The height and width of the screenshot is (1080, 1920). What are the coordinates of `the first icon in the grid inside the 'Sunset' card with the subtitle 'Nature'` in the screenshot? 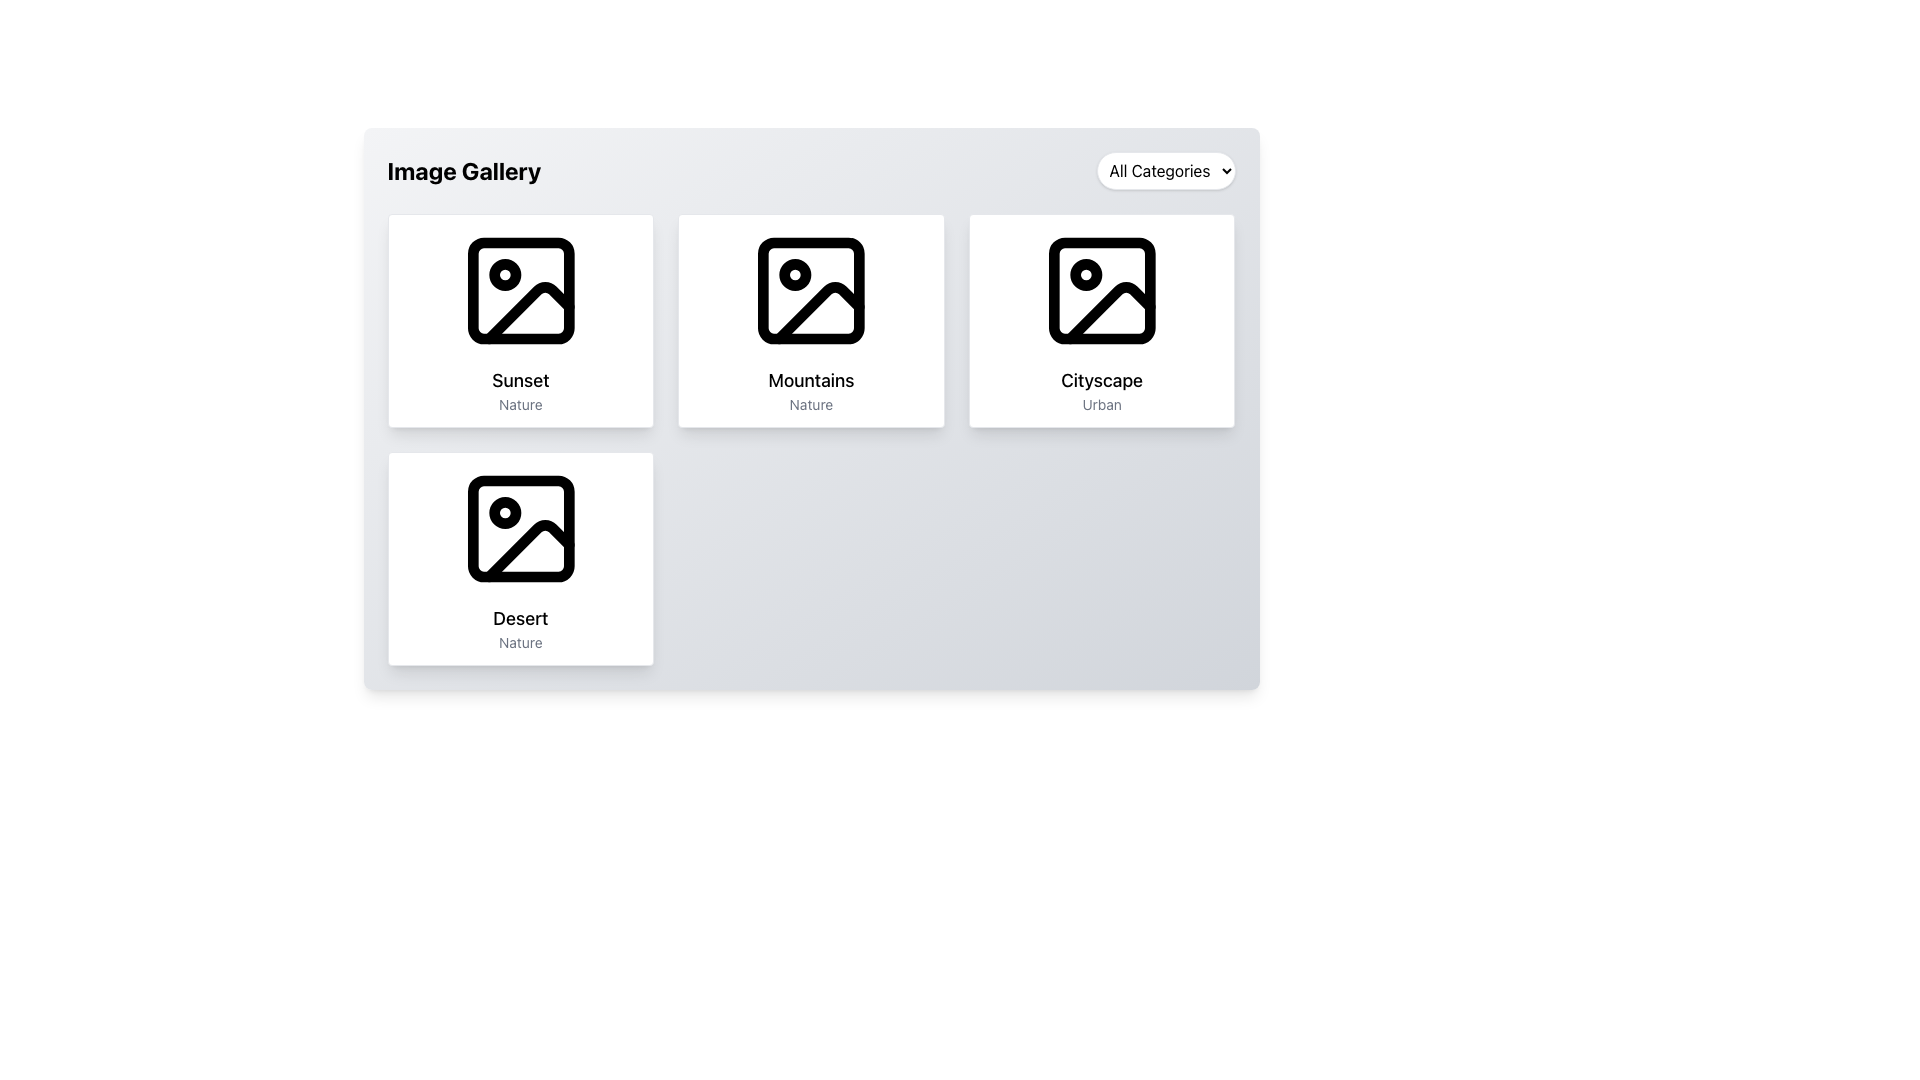 It's located at (520, 290).